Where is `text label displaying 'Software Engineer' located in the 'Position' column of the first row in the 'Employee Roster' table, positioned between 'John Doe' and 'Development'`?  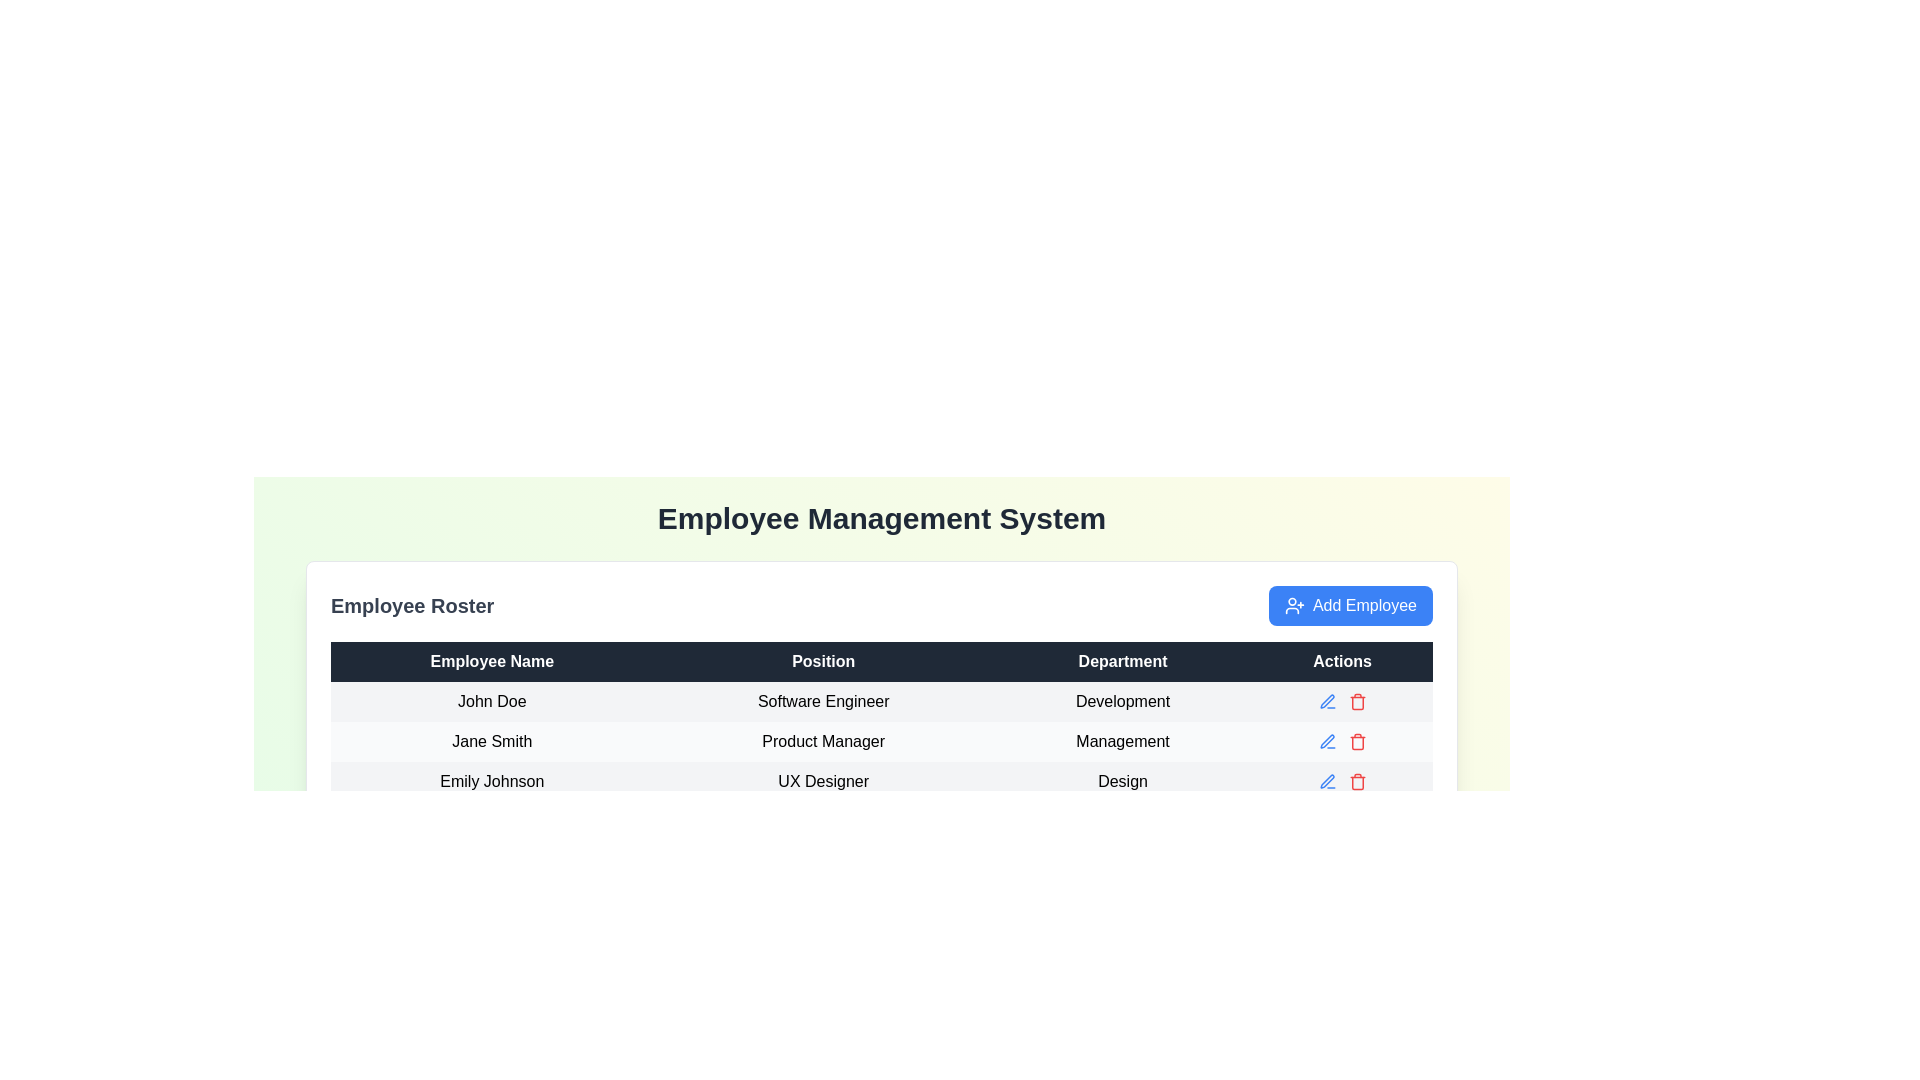
text label displaying 'Software Engineer' located in the 'Position' column of the first row in the 'Employee Roster' table, positioned between 'John Doe' and 'Development' is located at coordinates (823, 701).